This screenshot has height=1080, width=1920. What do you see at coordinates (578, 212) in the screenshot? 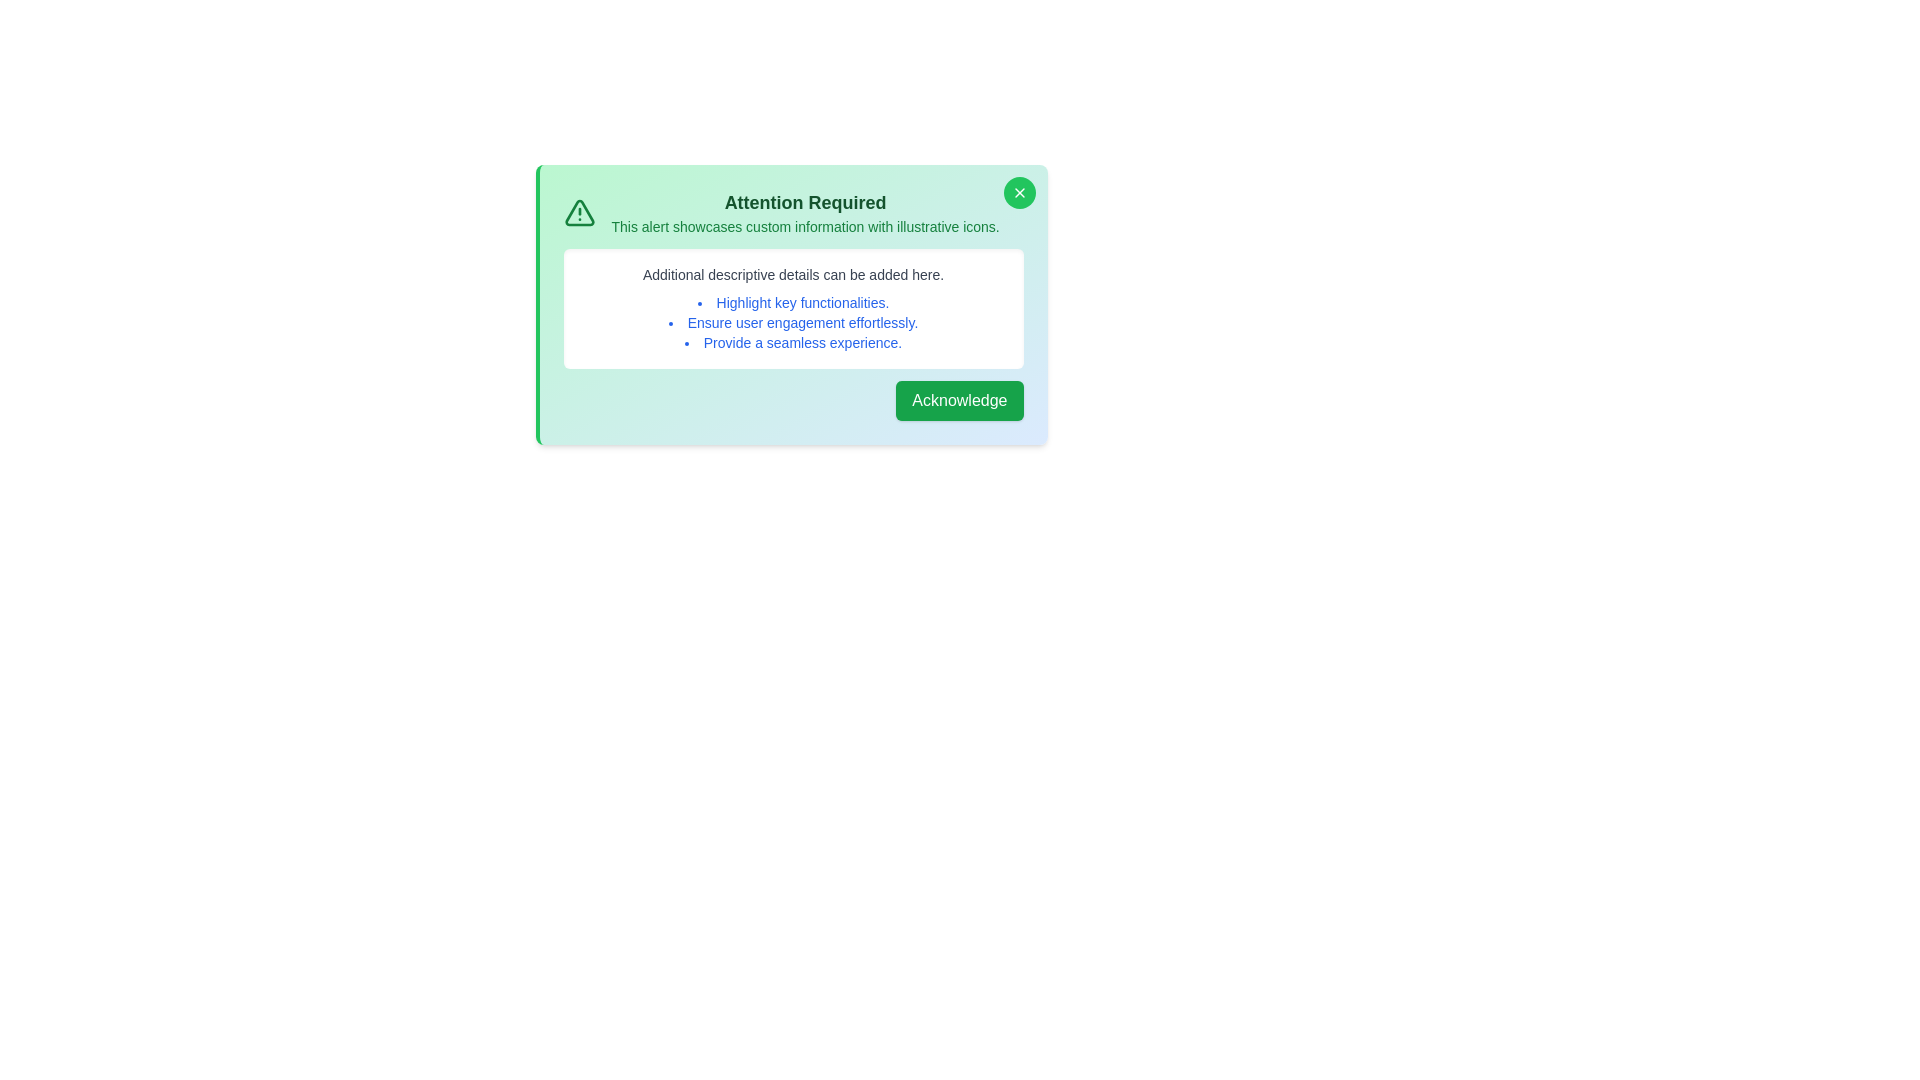
I see `the illustrative icon to examine it` at bounding box center [578, 212].